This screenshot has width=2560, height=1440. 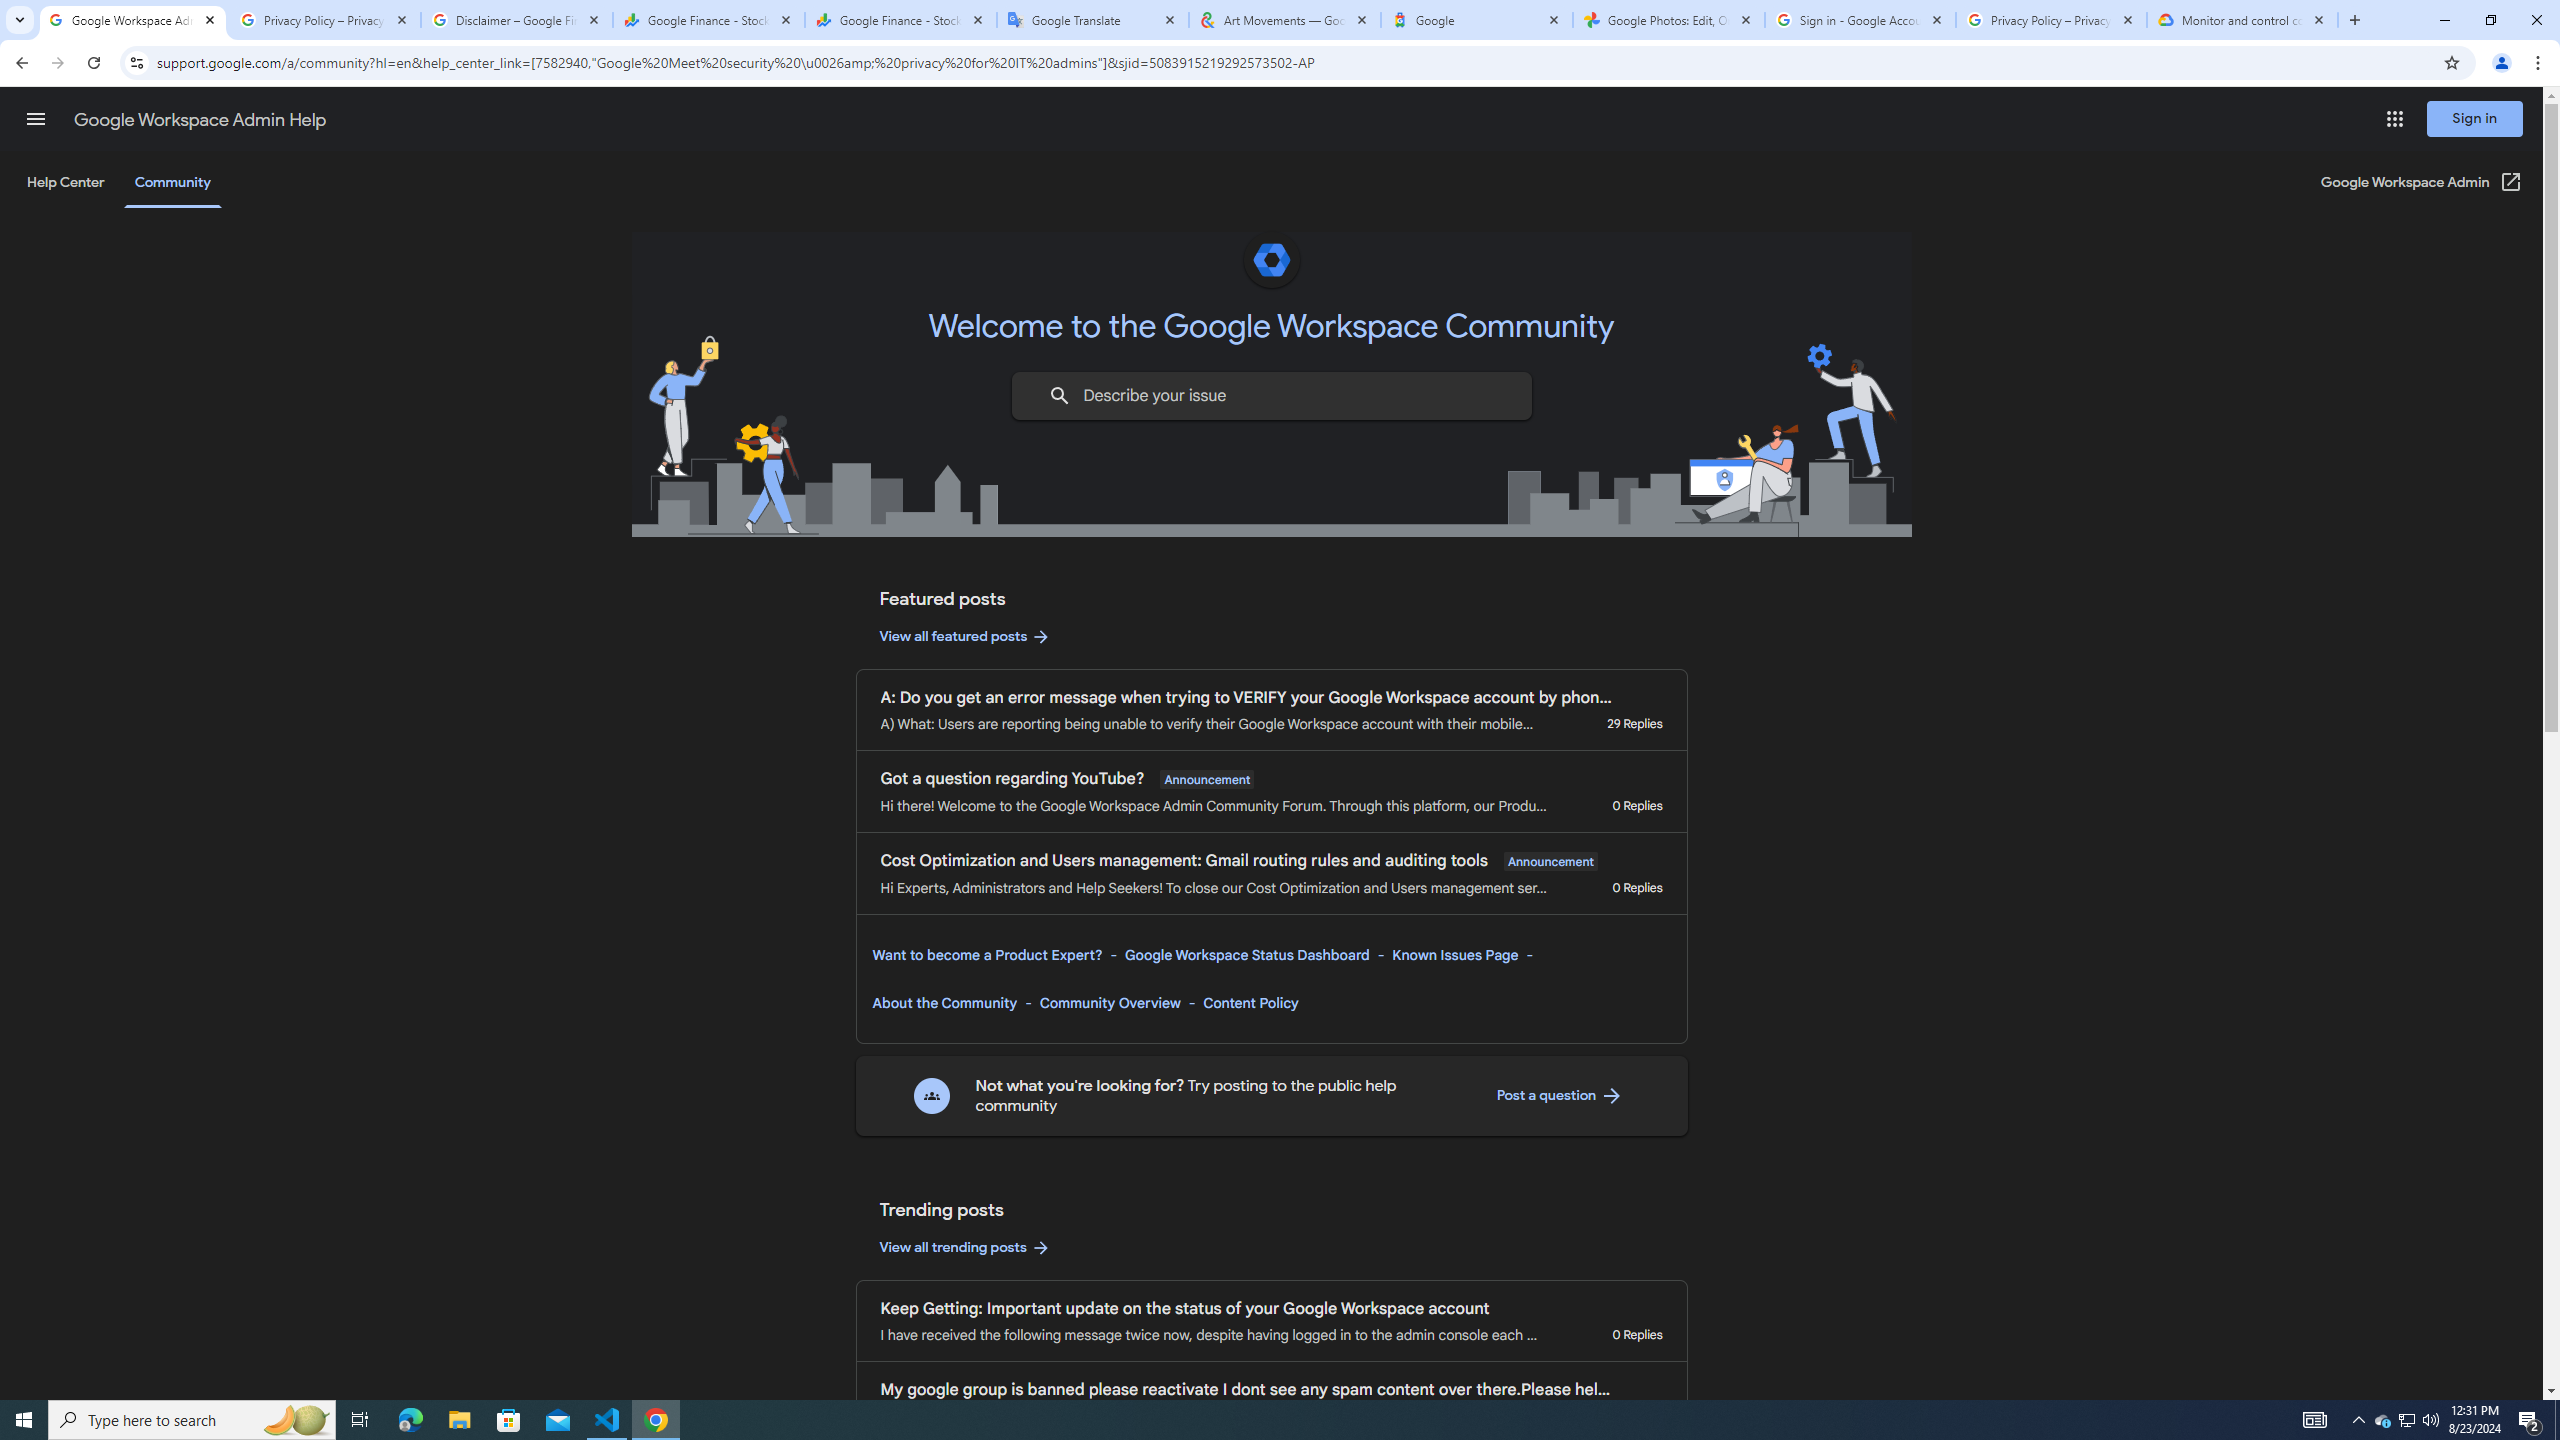 What do you see at coordinates (171, 181) in the screenshot?
I see `'Community'` at bounding box center [171, 181].